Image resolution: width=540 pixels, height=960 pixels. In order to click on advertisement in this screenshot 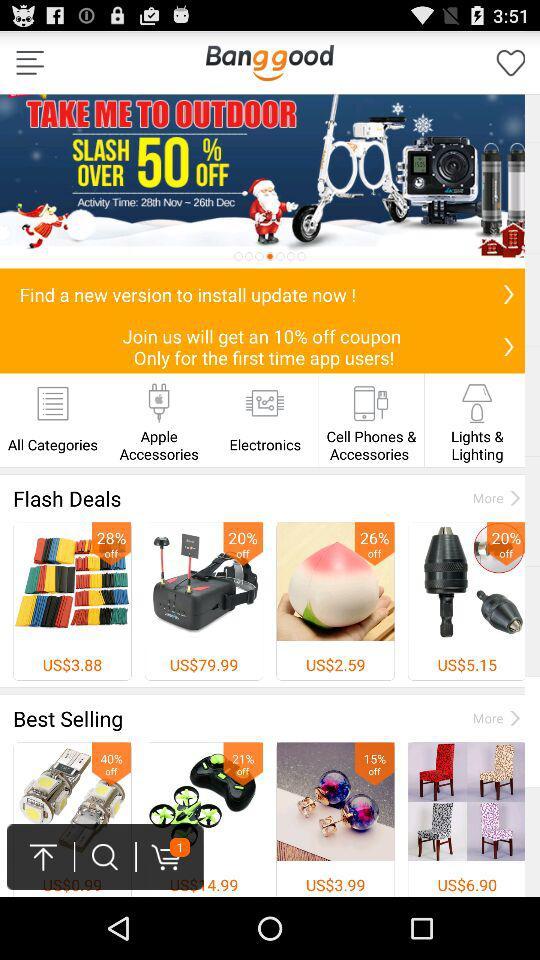, I will do `click(270, 181)`.